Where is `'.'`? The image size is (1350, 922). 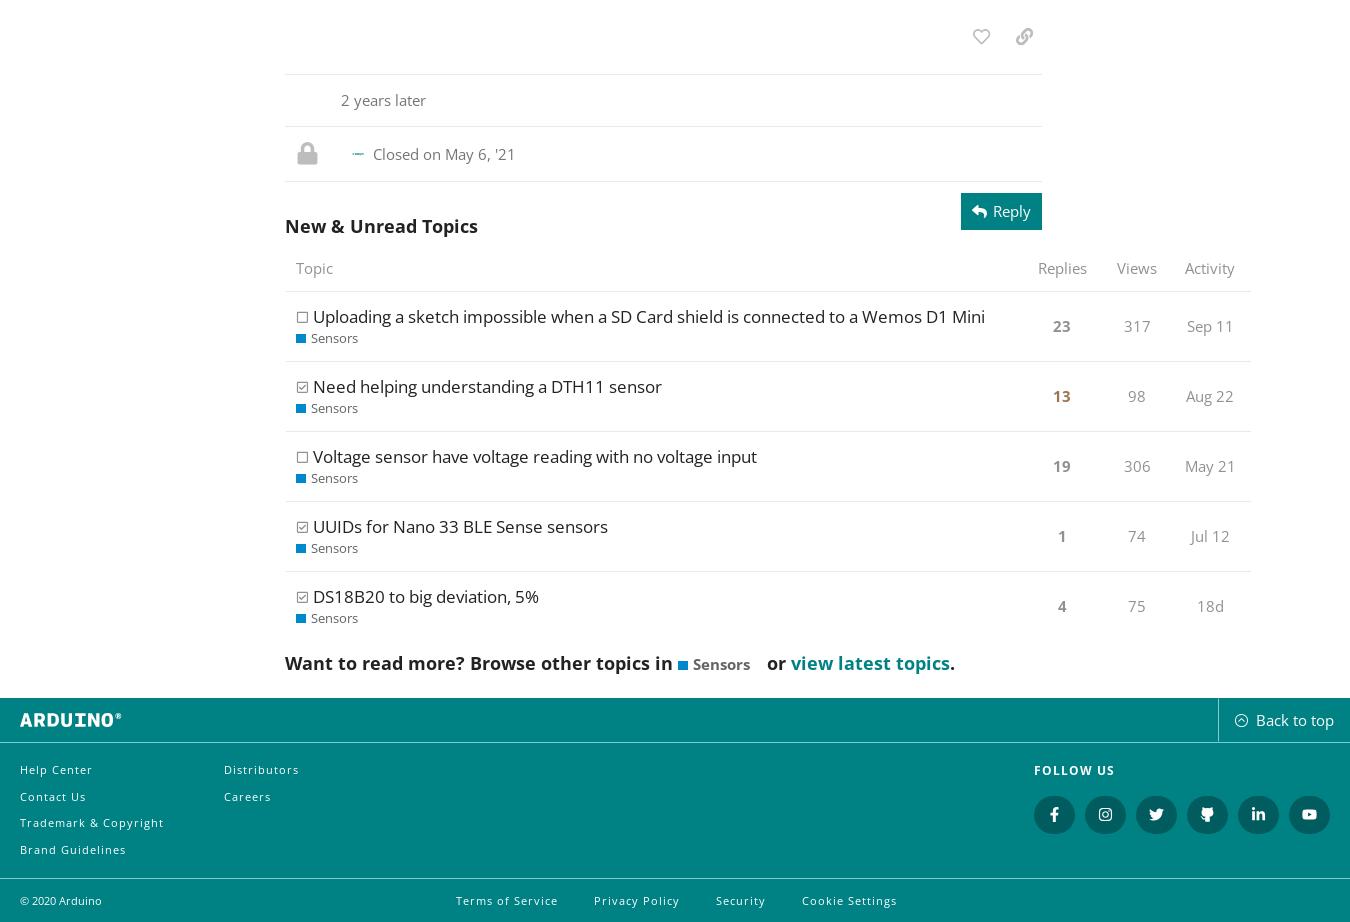
'.' is located at coordinates (948, 663).